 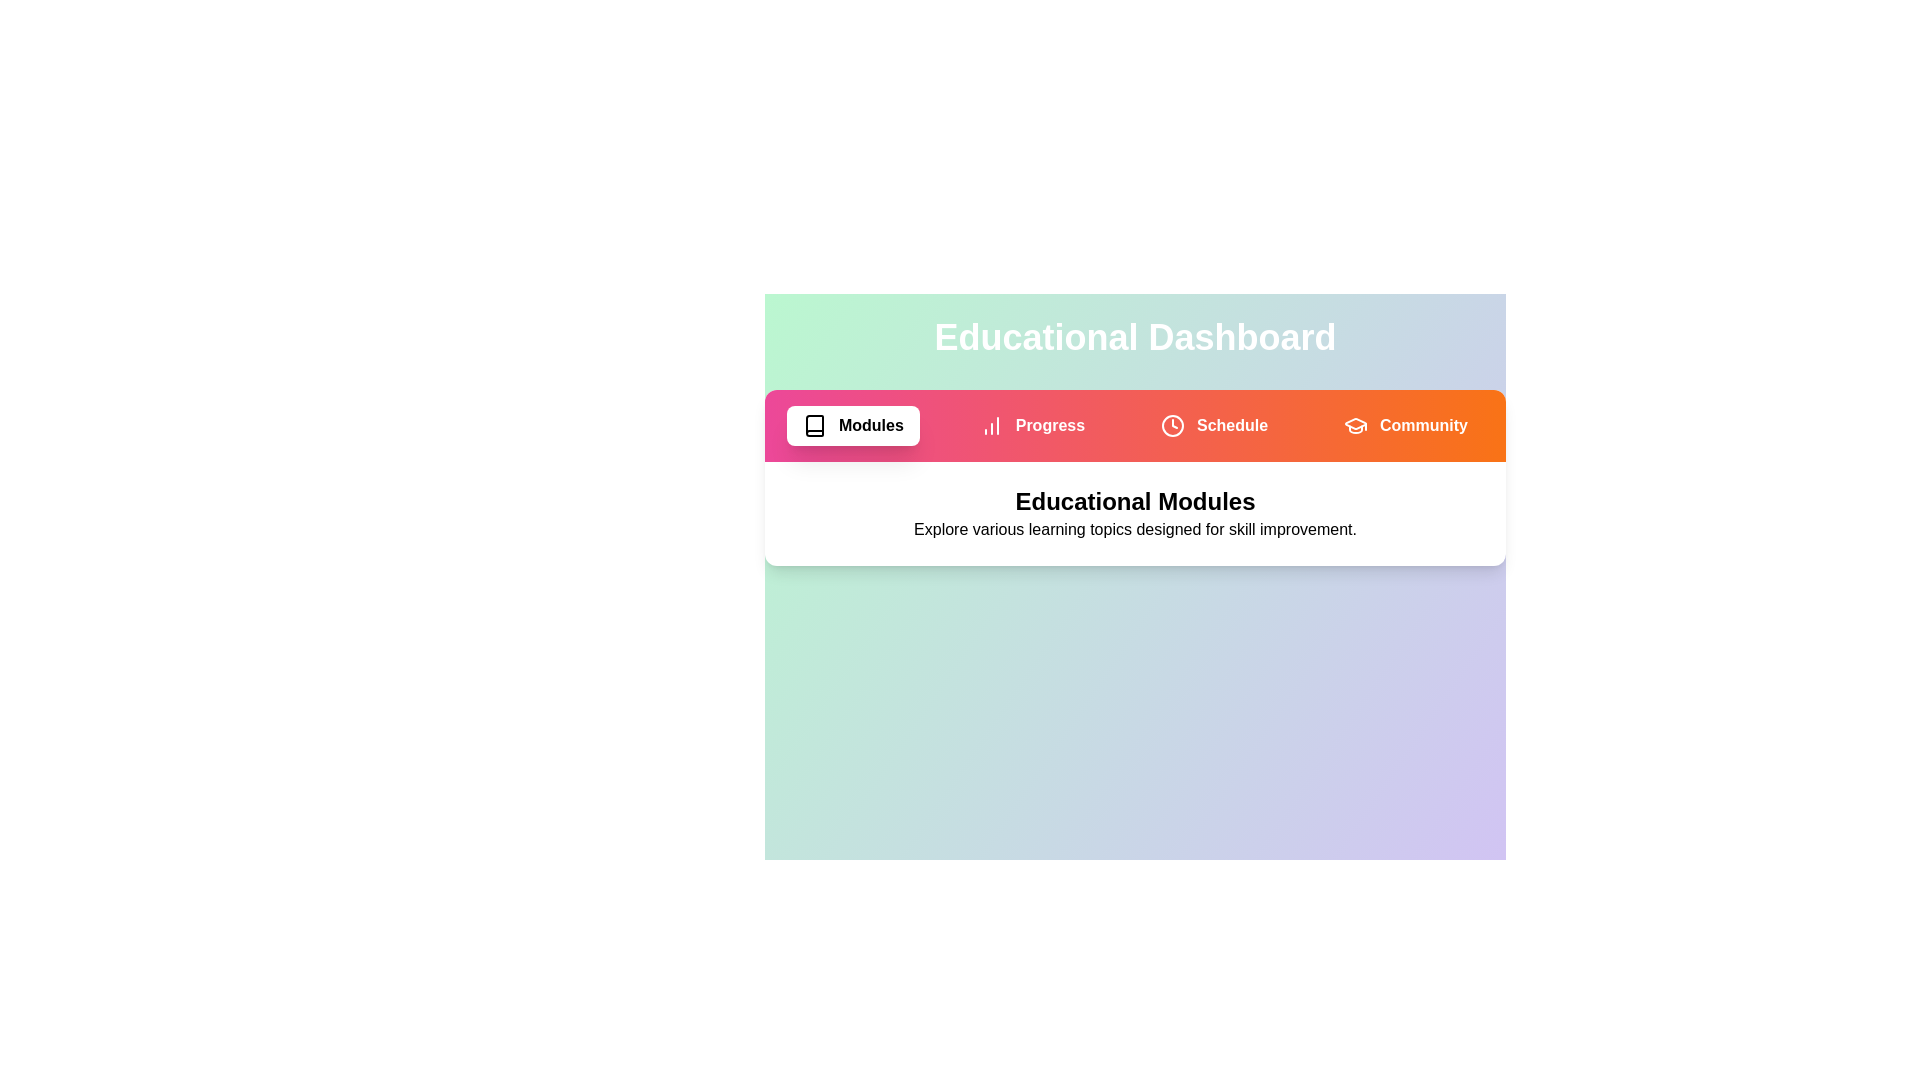 What do you see at coordinates (1172, 424) in the screenshot?
I see `the circle in the clock icon, which is the outermost component of an SVG-based clock icon located in the horizontal navigation bar at the top of the dashboard` at bounding box center [1172, 424].